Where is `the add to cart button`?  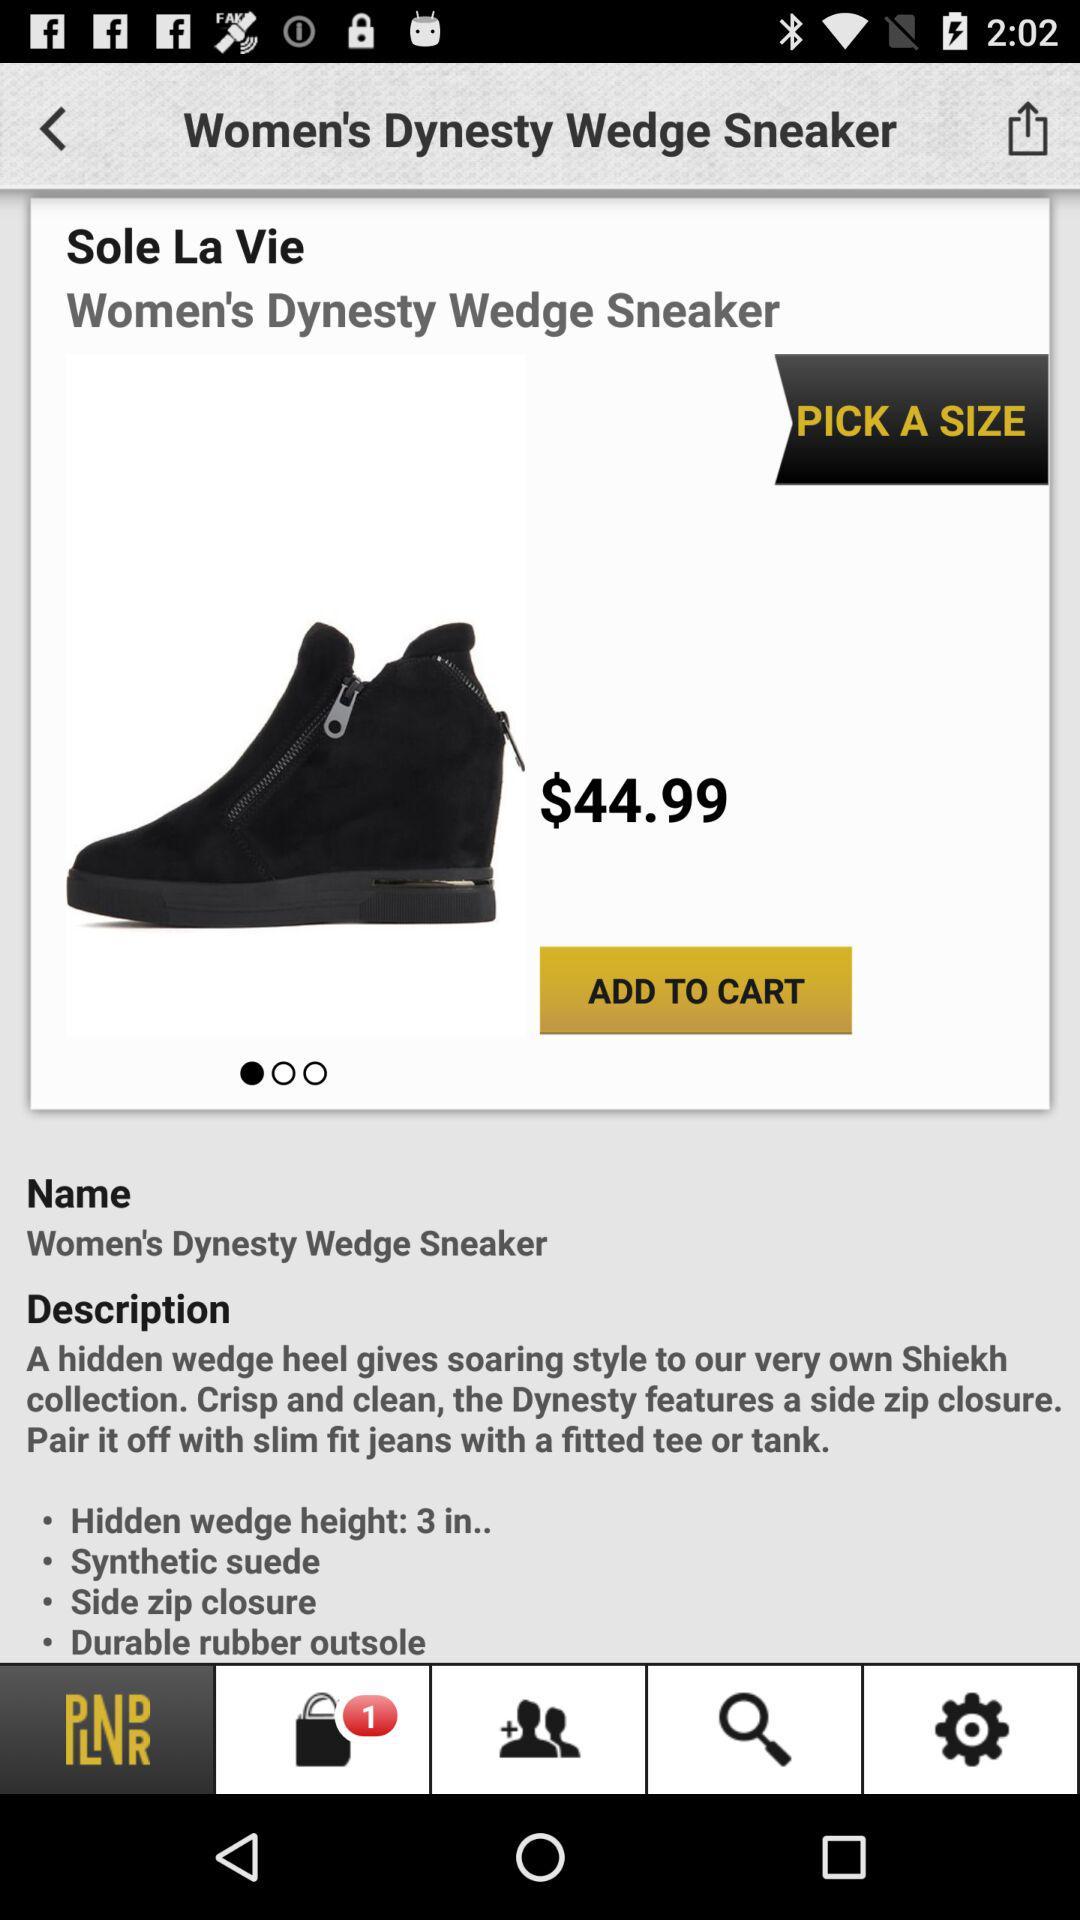
the add to cart button is located at coordinates (694, 990).